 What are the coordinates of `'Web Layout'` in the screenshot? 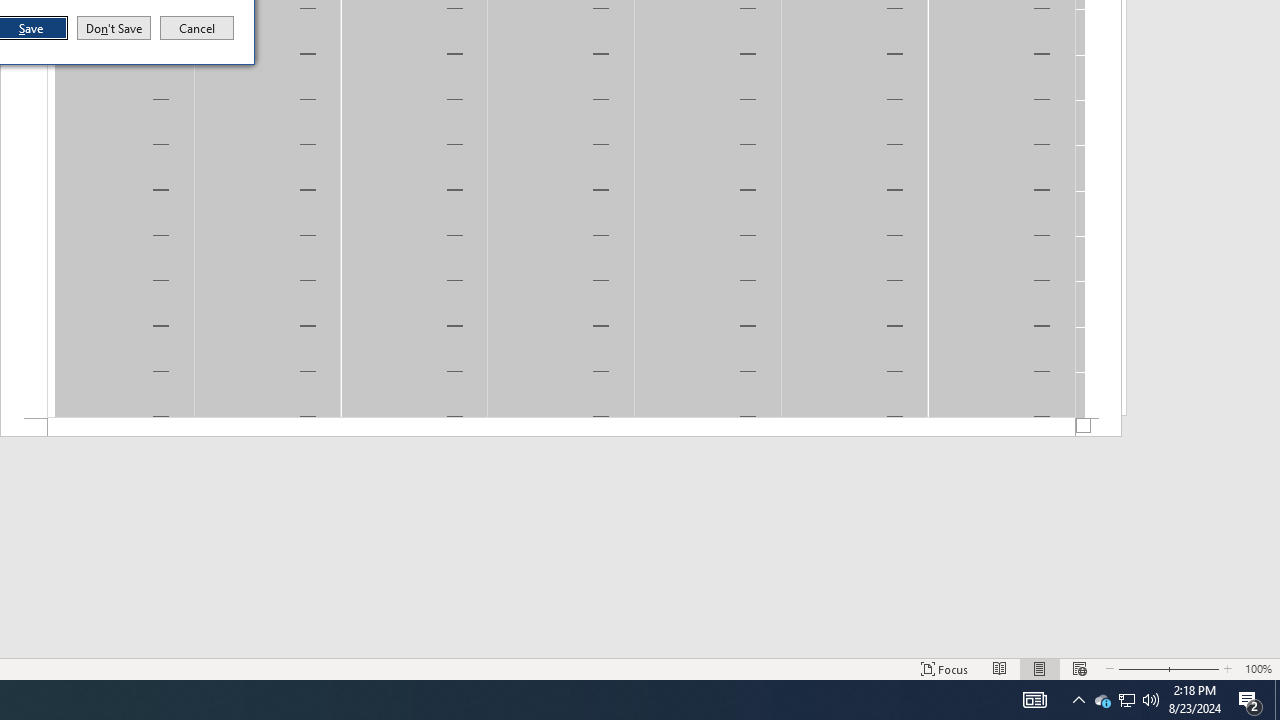 It's located at (1078, 698).